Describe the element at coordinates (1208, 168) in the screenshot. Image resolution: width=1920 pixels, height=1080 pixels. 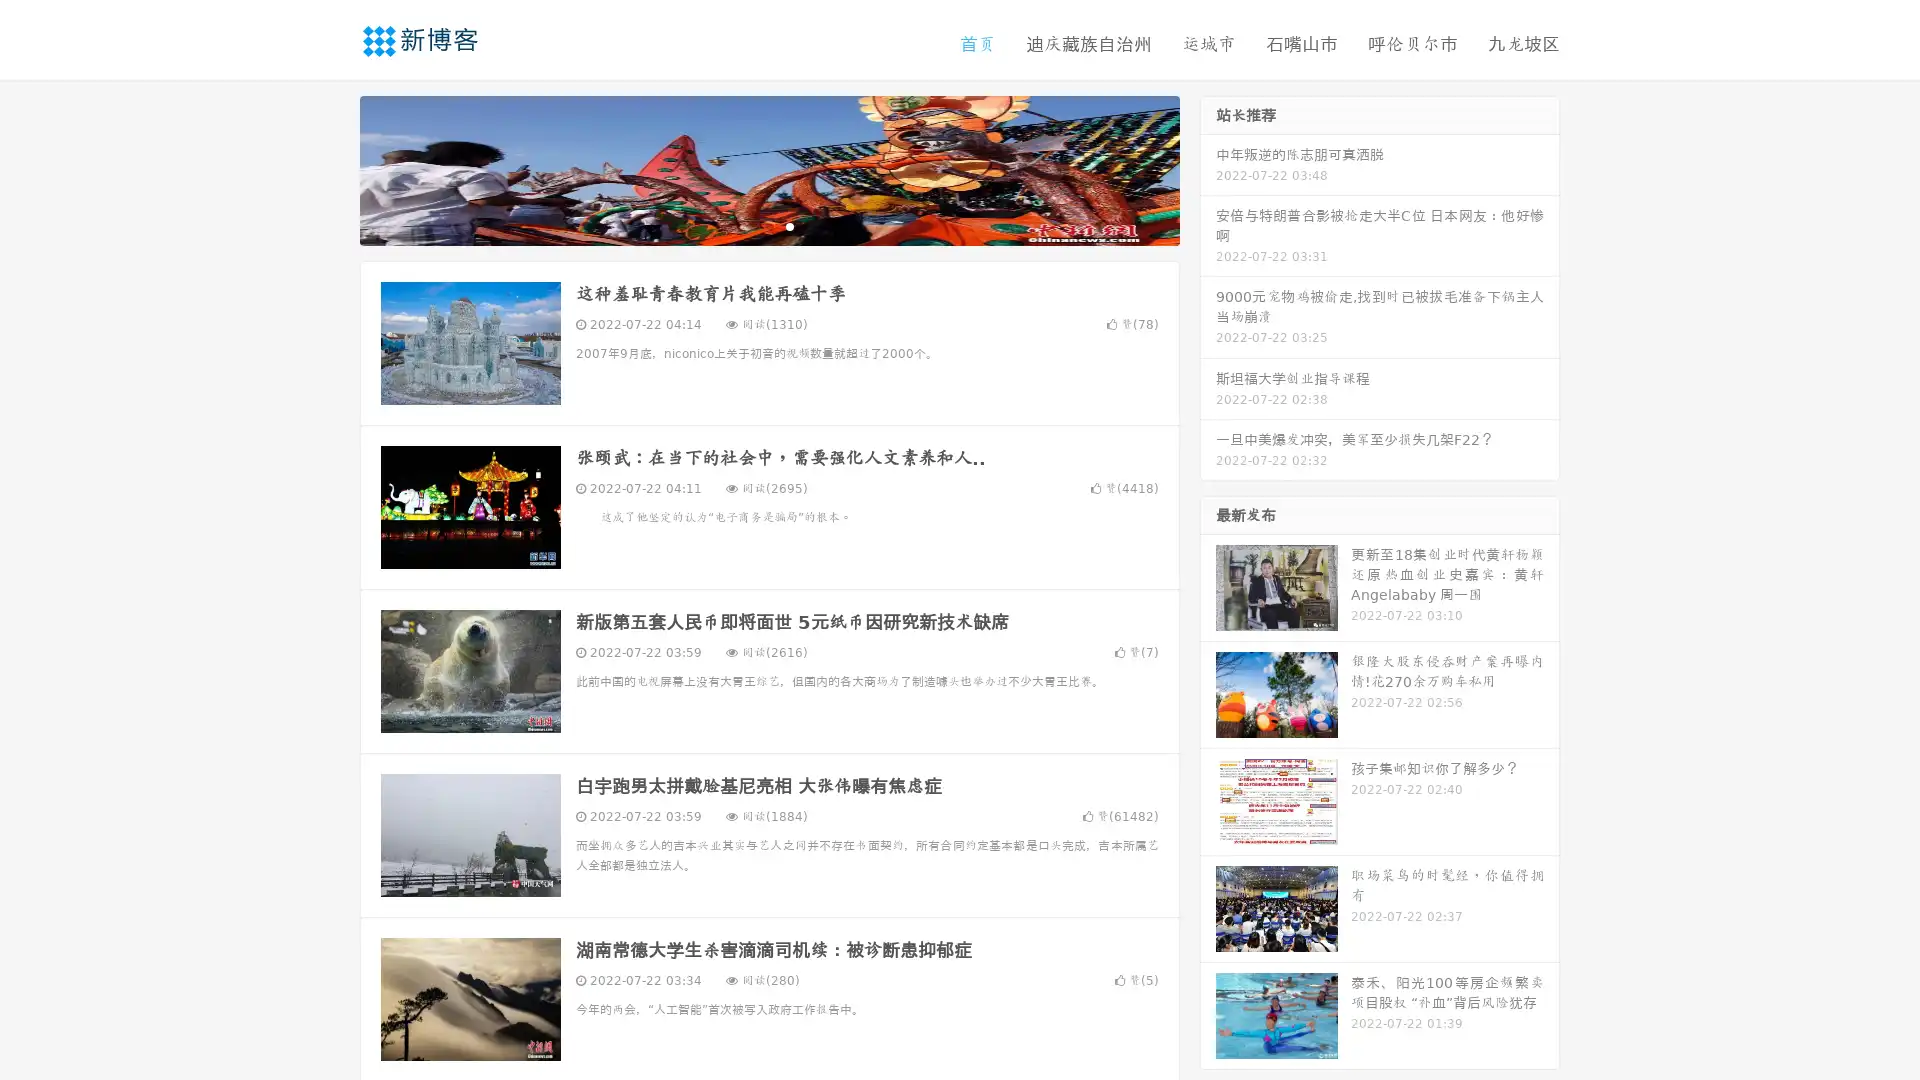
I see `Next slide` at that location.